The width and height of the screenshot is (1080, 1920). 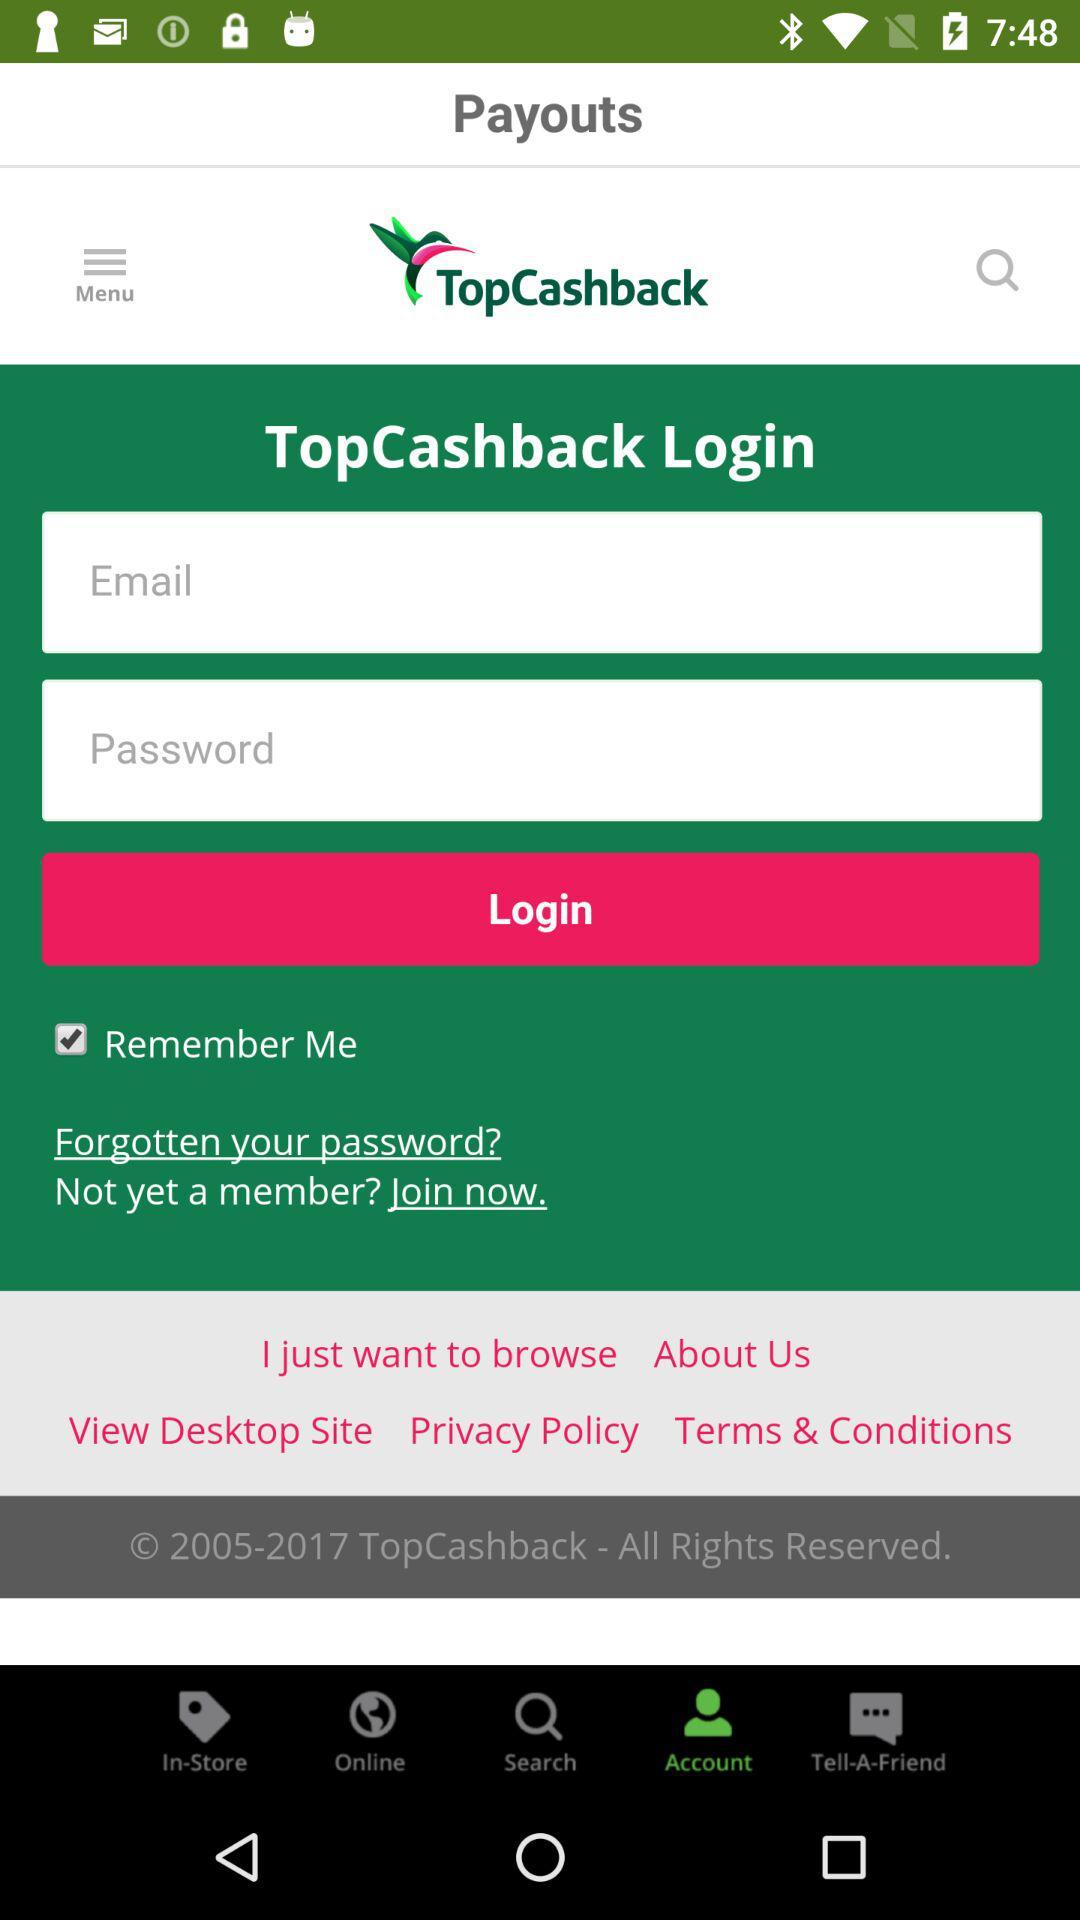 What do you see at coordinates (707, 1728) in the screenshot?
I see `your account` at bounding box center [707, 1728].